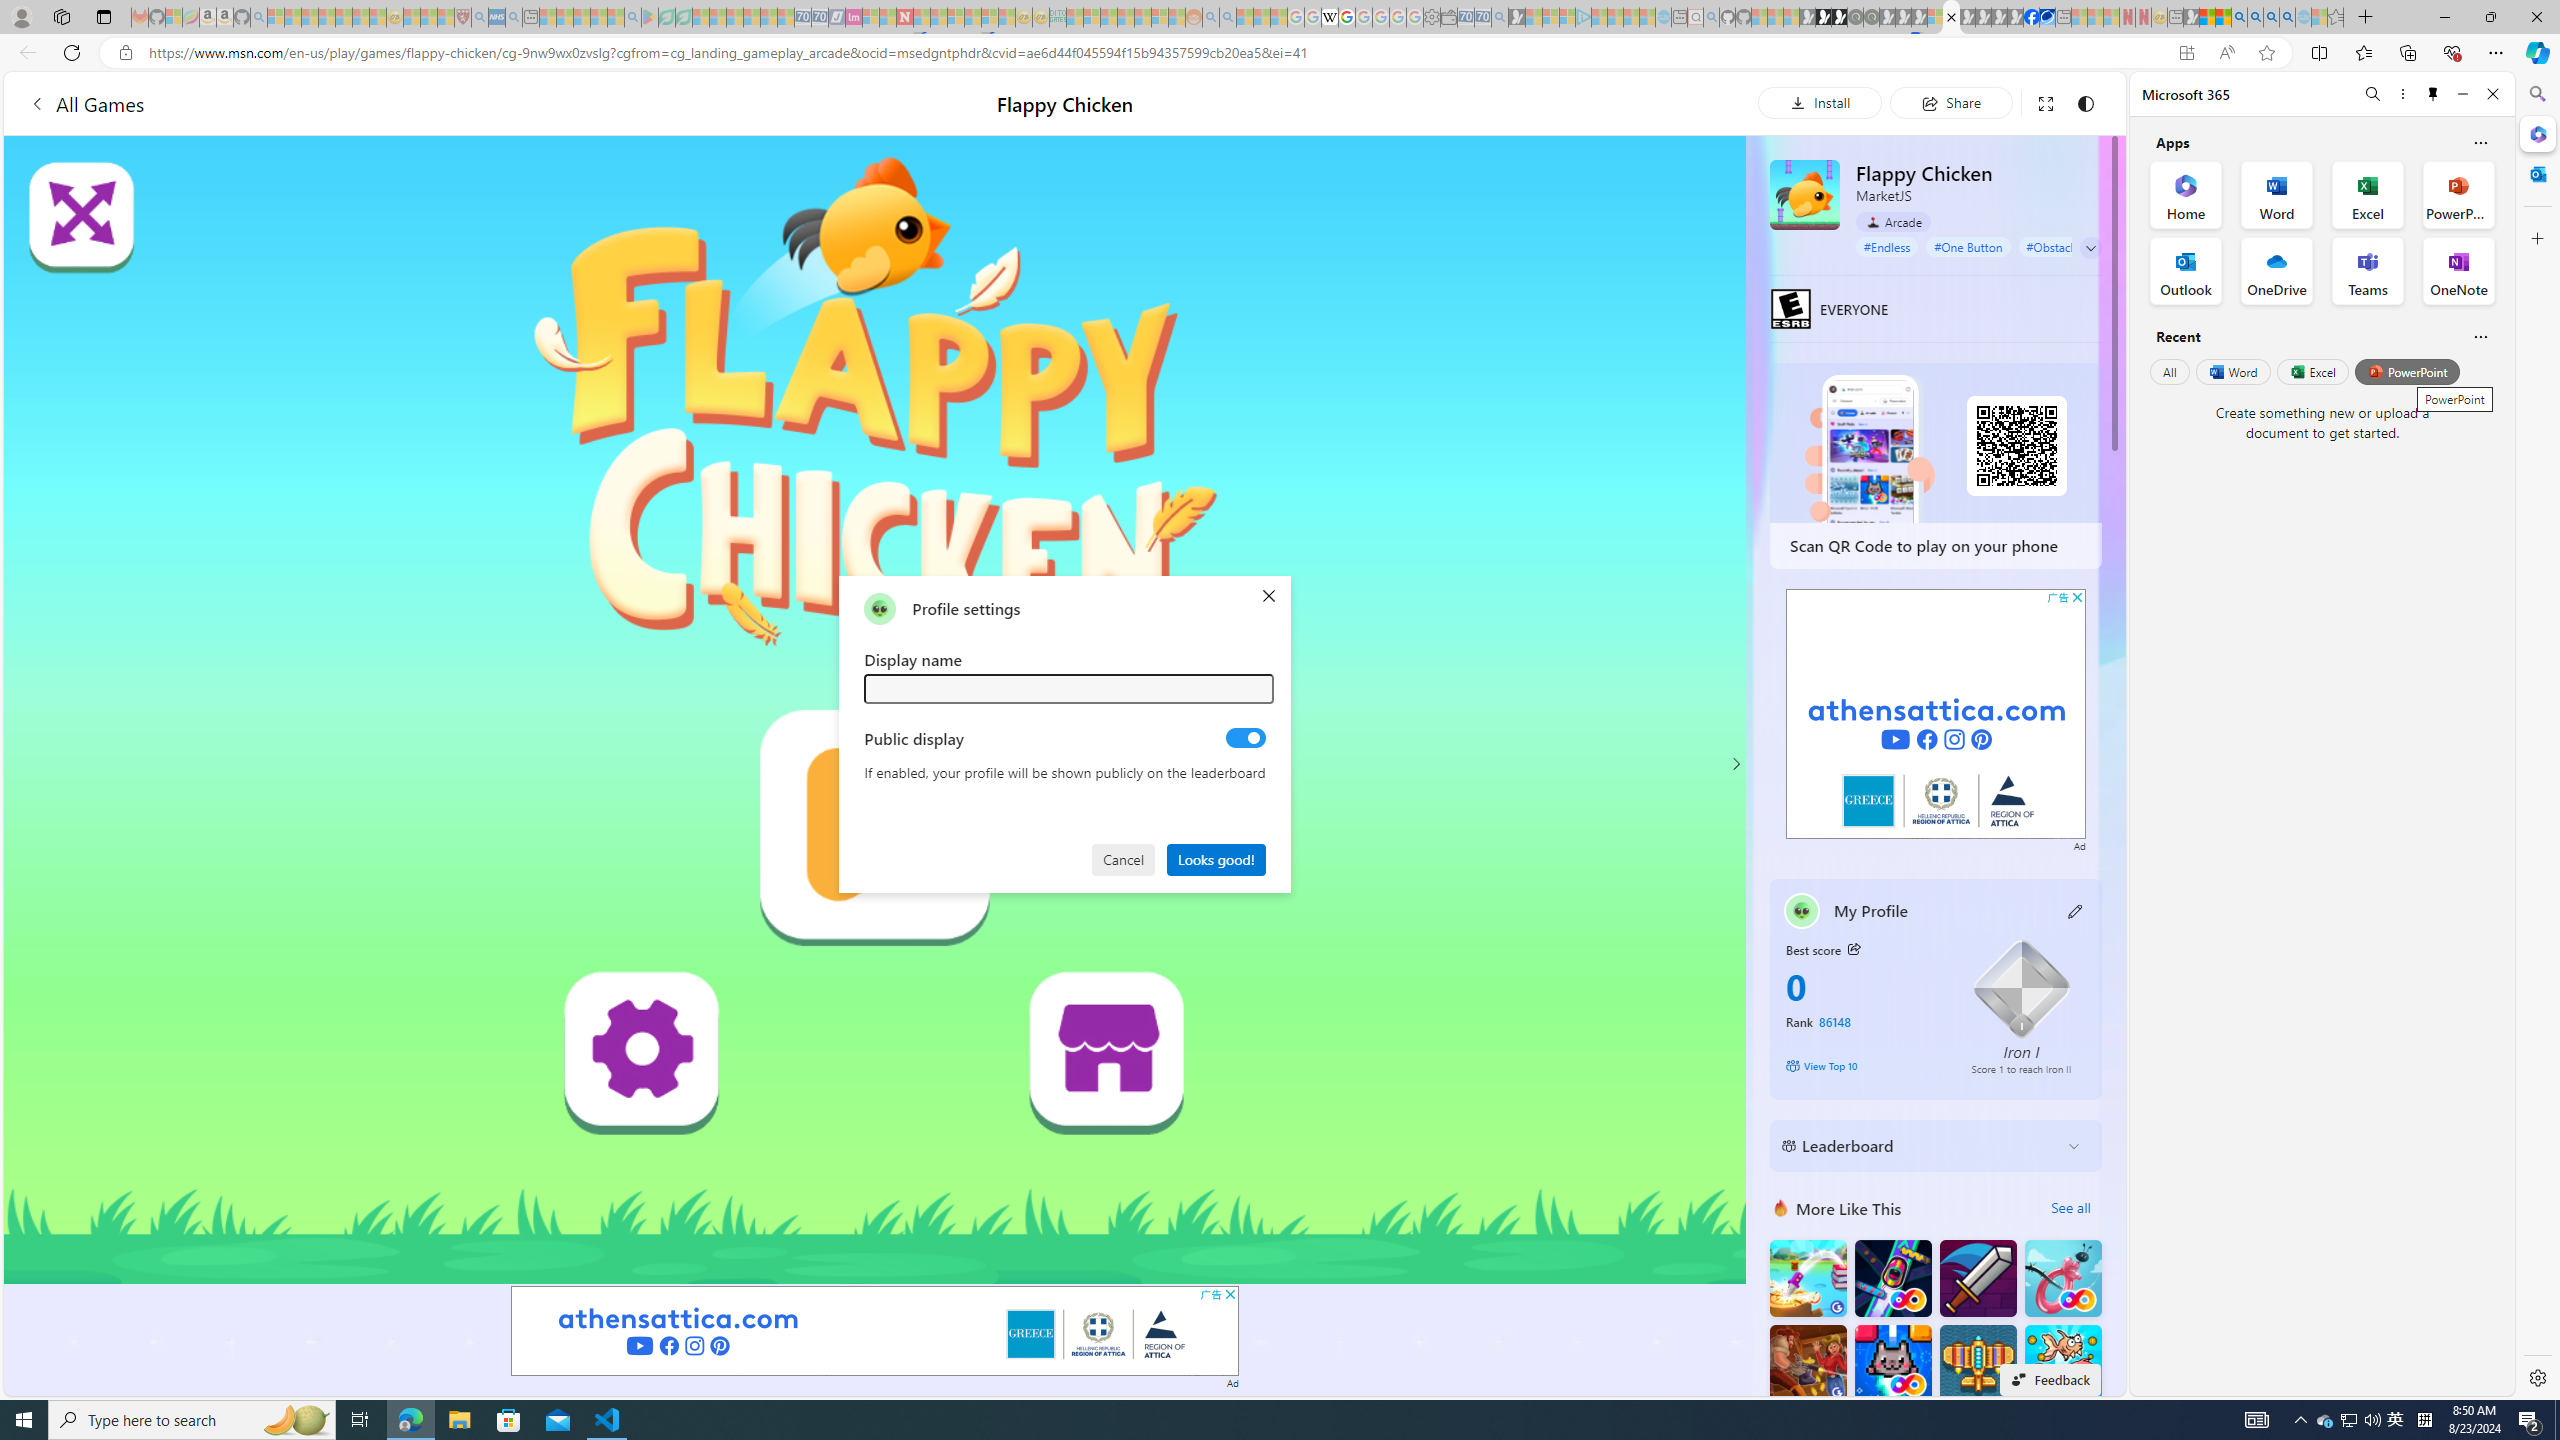  What do you see at coordinates (1935, 16) in the screenshot?
I see `'Sign in to your account - Sleeping'` at bounding box center [1935, 16].